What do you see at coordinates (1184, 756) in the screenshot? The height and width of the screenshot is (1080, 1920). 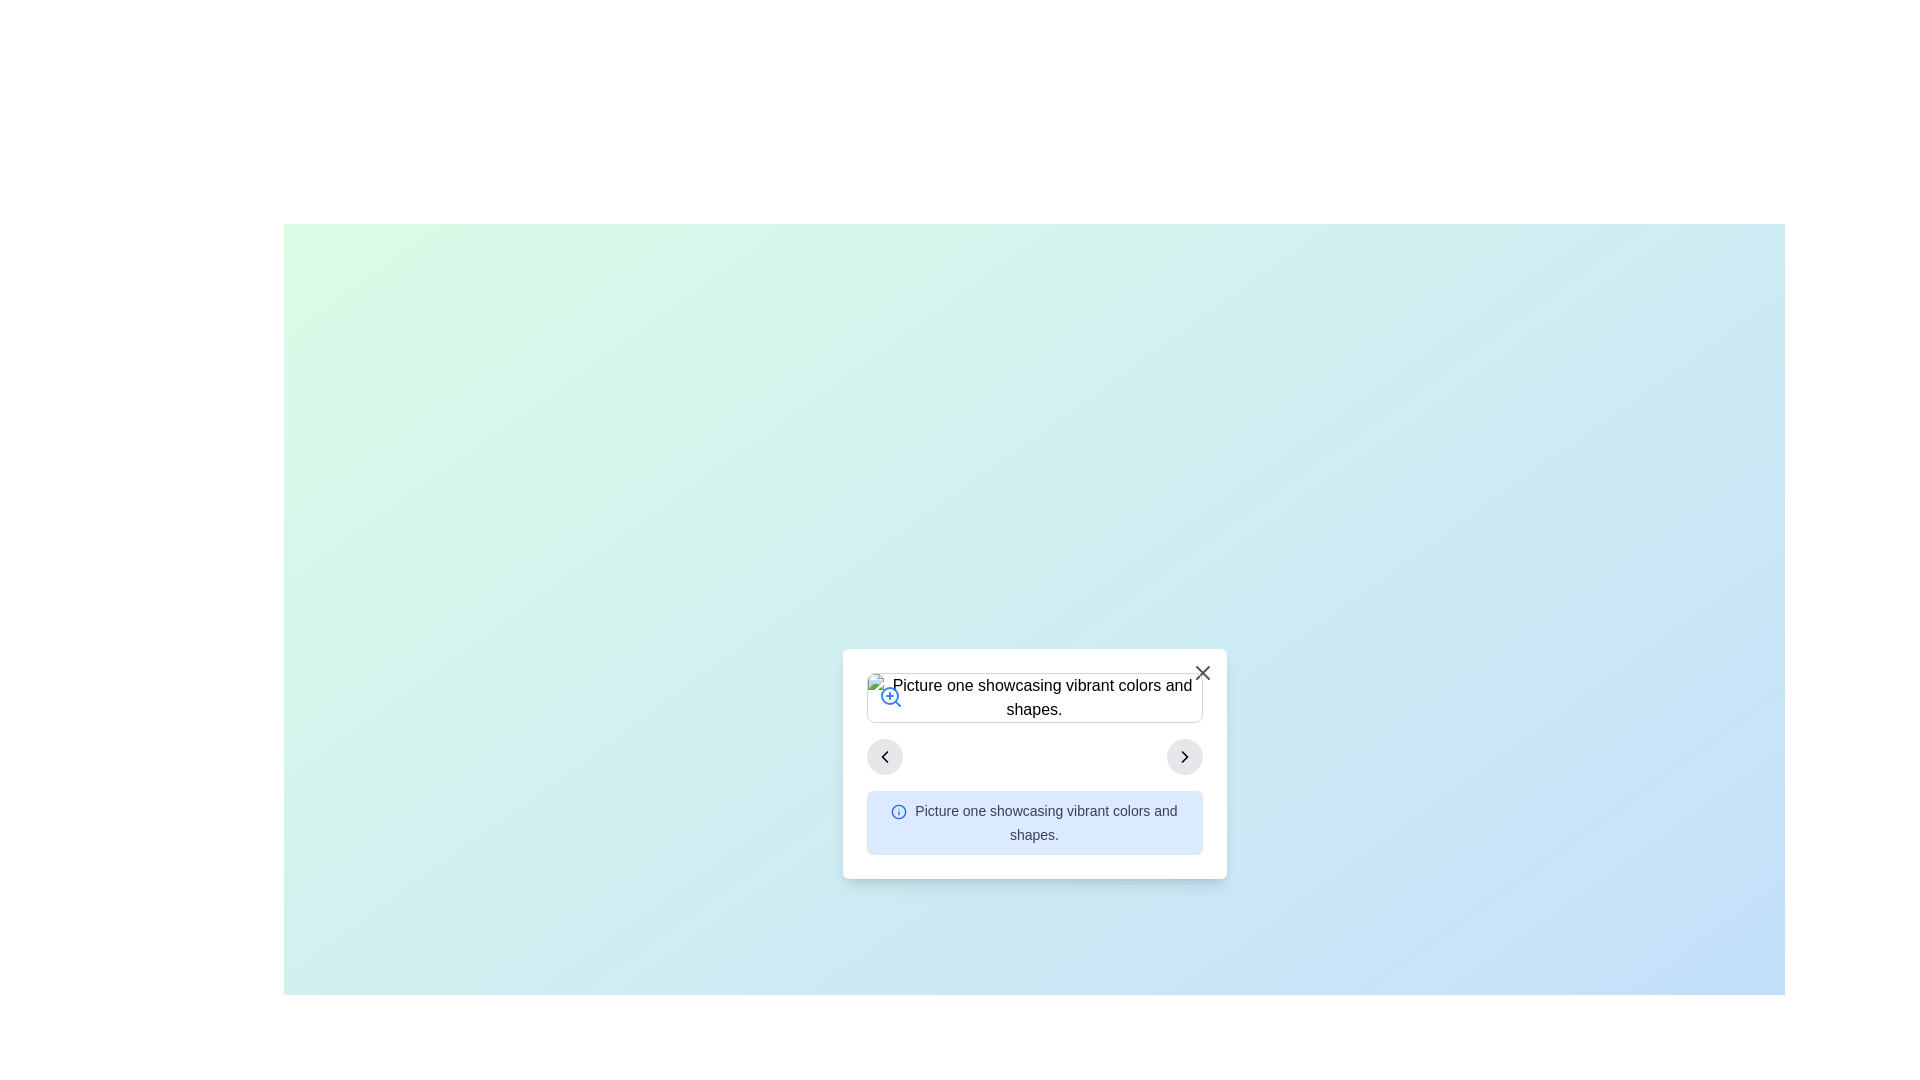 I see `the circular 'Next' icon button with a chevron arrow symbol` at bounding box center [1184, 756].